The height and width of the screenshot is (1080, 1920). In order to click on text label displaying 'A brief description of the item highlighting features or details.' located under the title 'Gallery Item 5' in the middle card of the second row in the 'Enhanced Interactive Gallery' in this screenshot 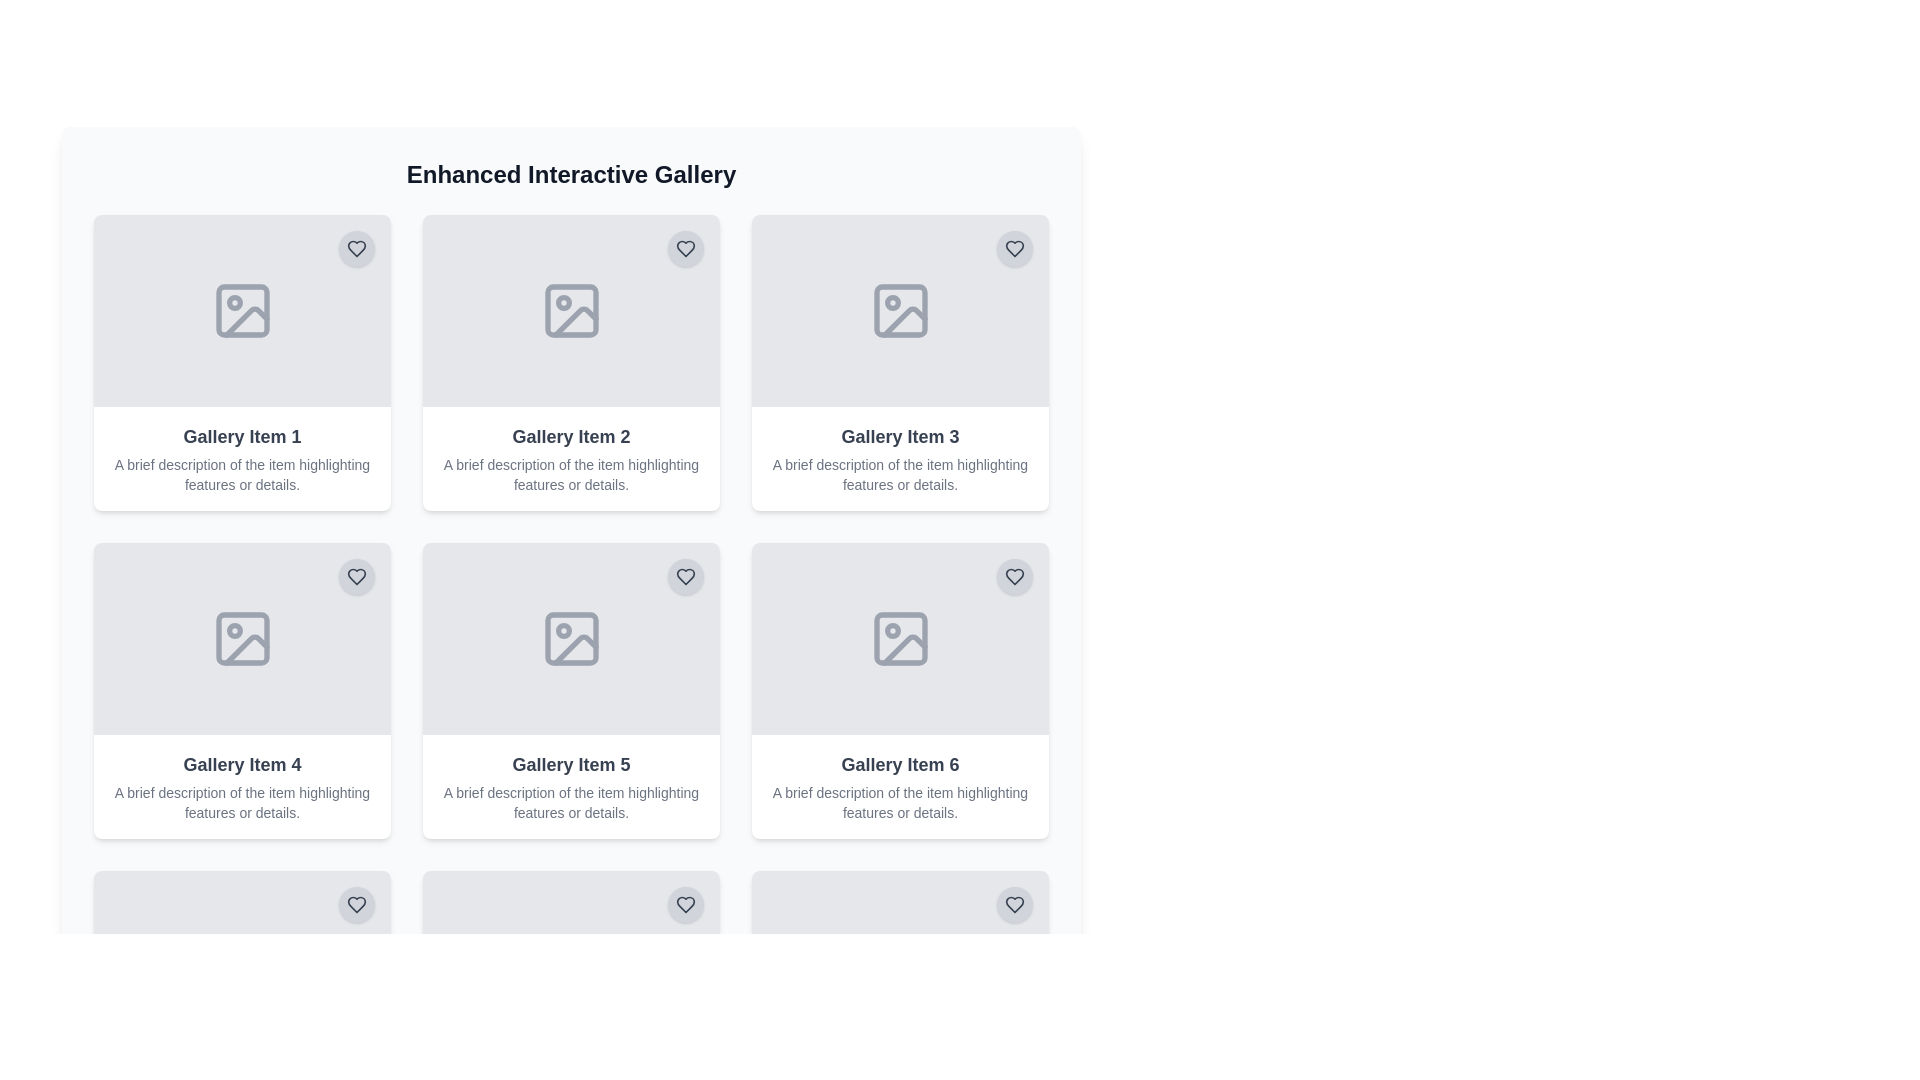, I will do `click(570, 801)`.